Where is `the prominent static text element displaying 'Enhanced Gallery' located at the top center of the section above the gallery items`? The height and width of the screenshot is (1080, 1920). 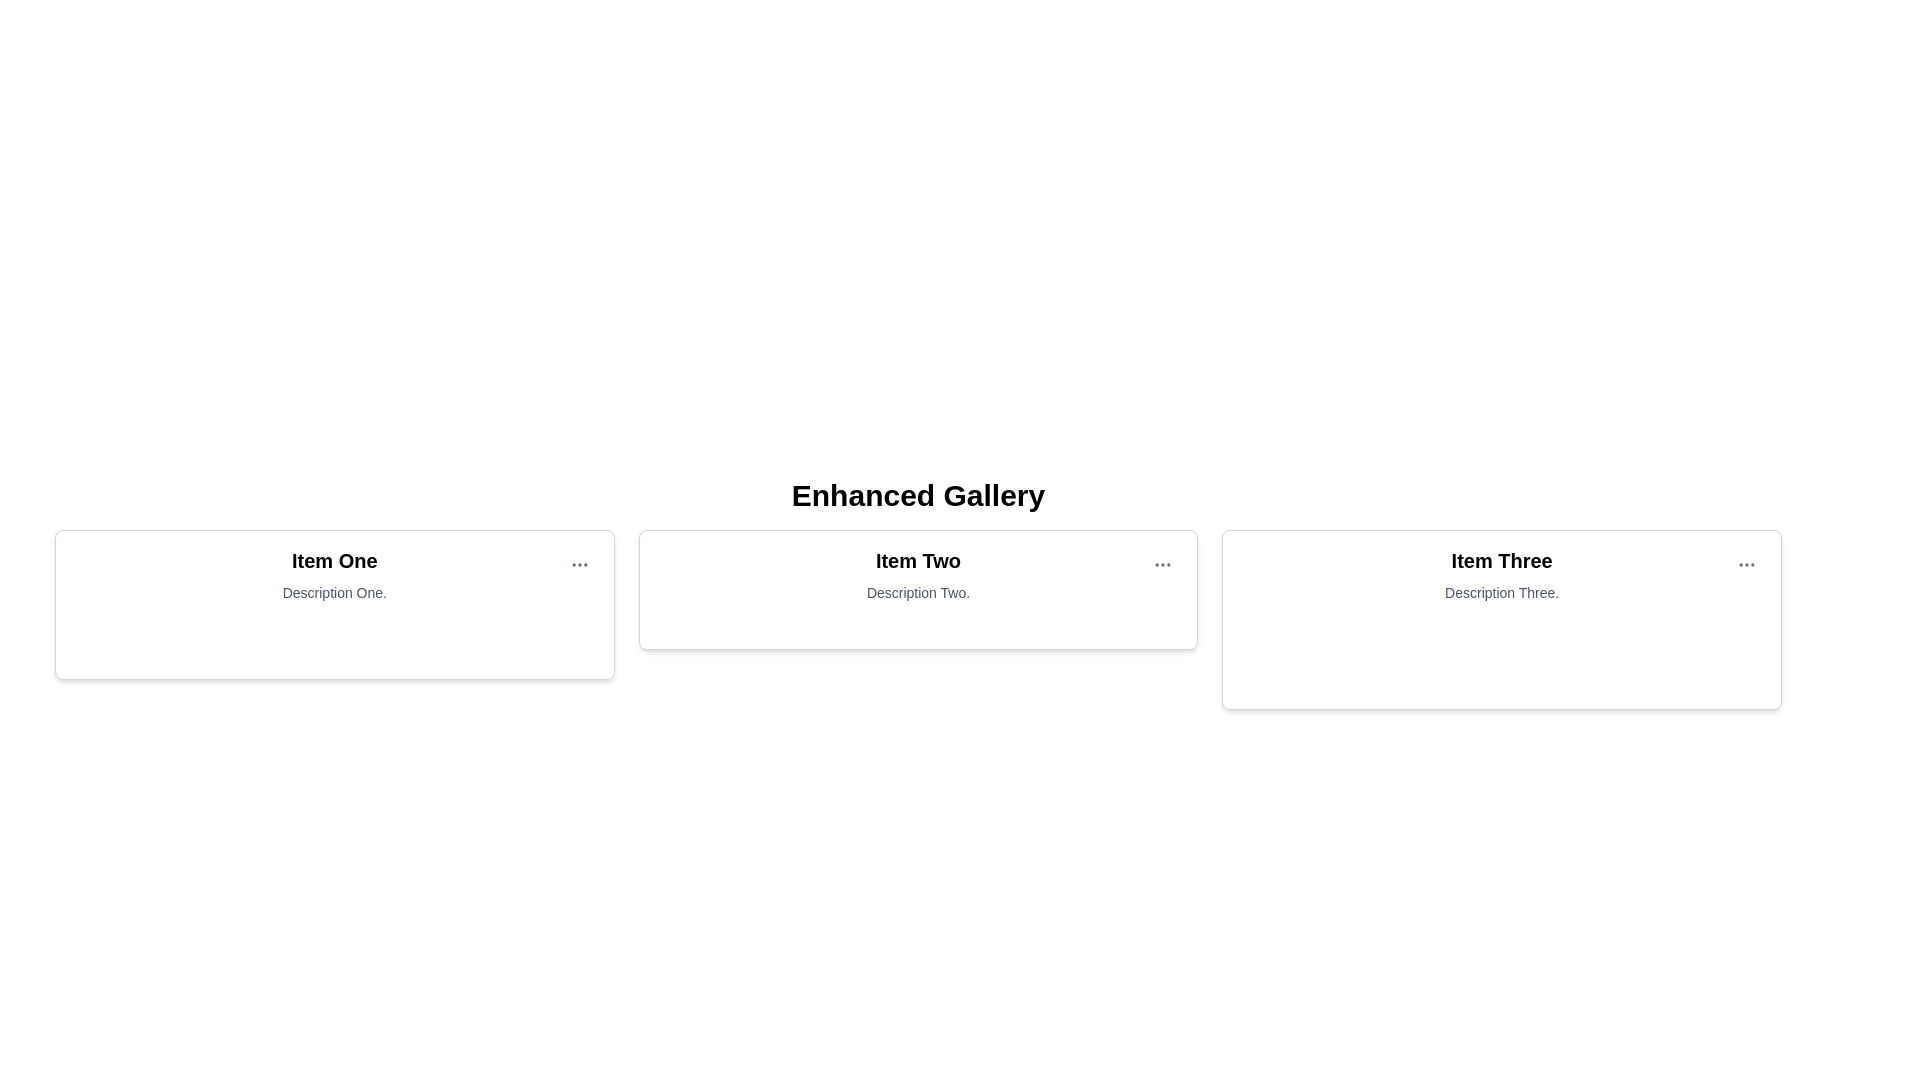 the prominent static text element displaying 'Enhanced Gallery' located at the top center of the section above the gallery items is located at coordinates (917, 495).